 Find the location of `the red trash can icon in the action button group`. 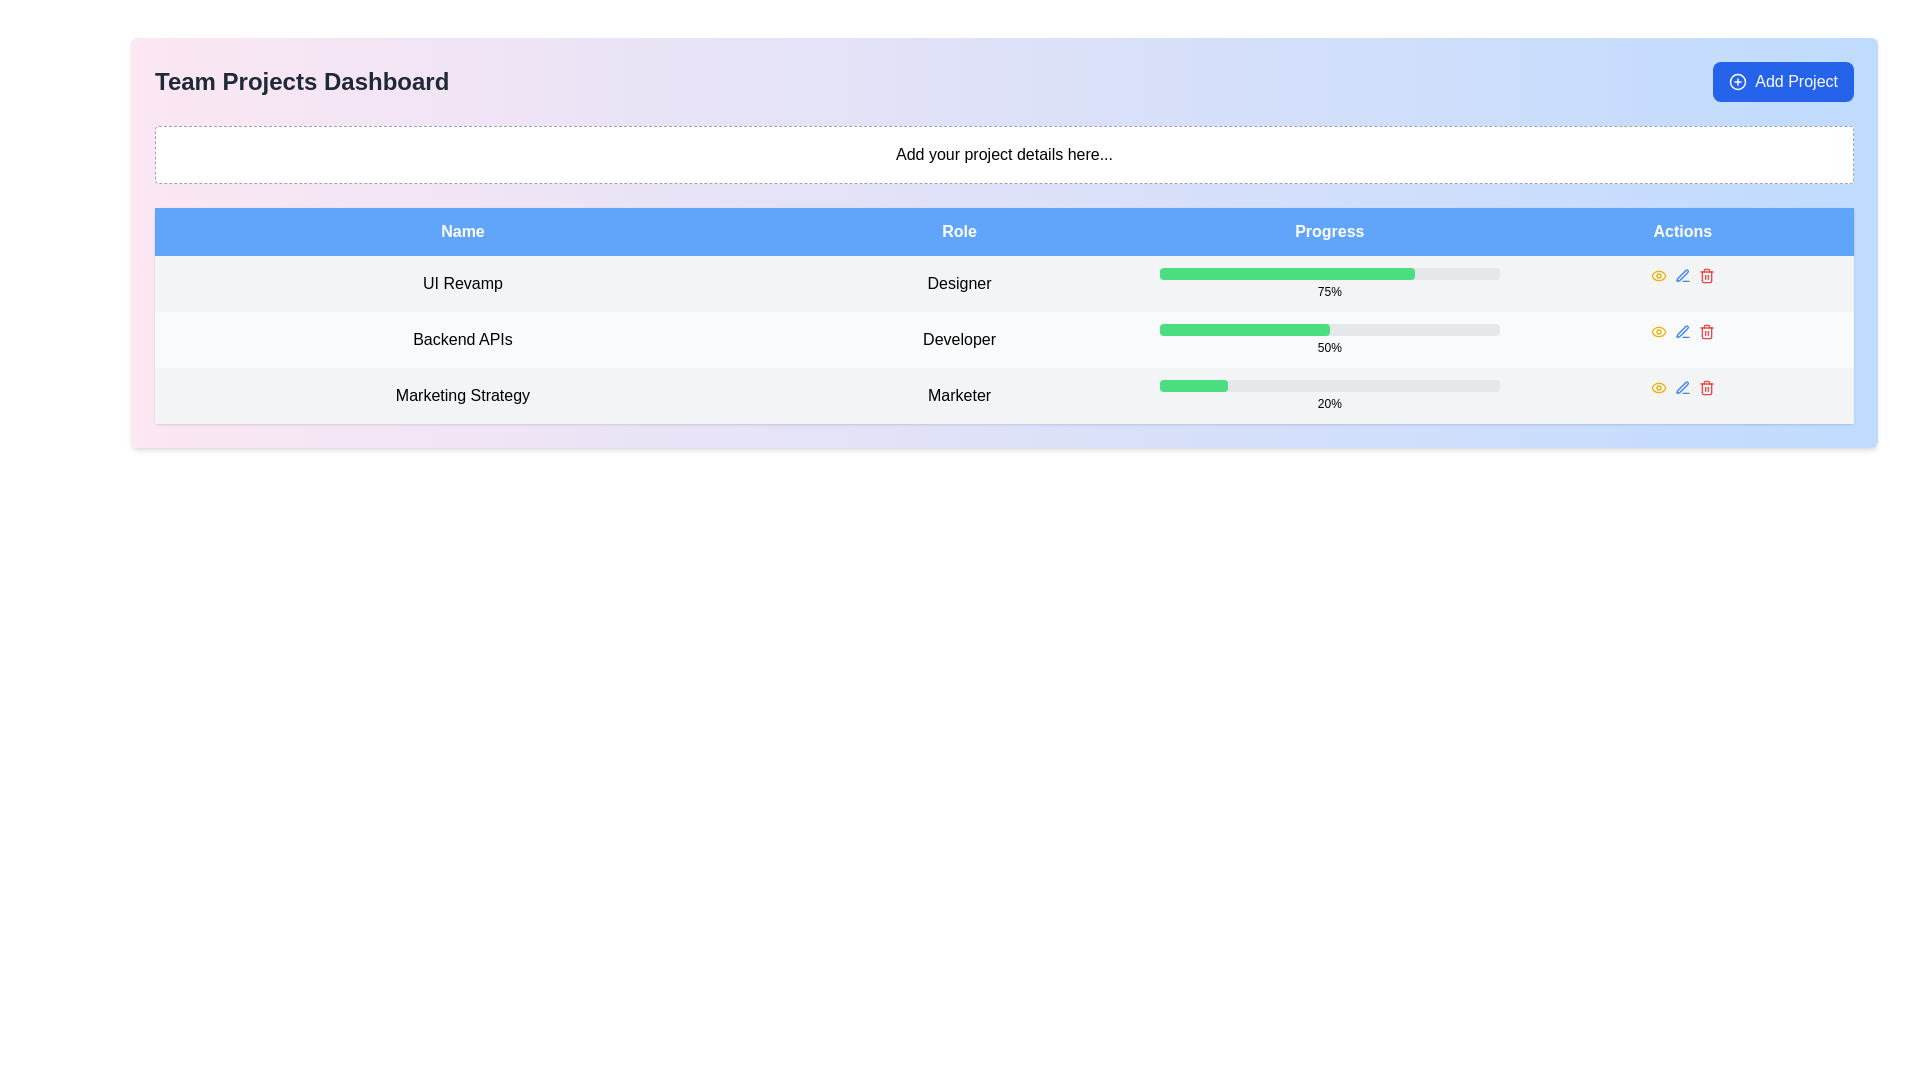

the red trash can icon in the action button group is located at coordinates (1705, 388).